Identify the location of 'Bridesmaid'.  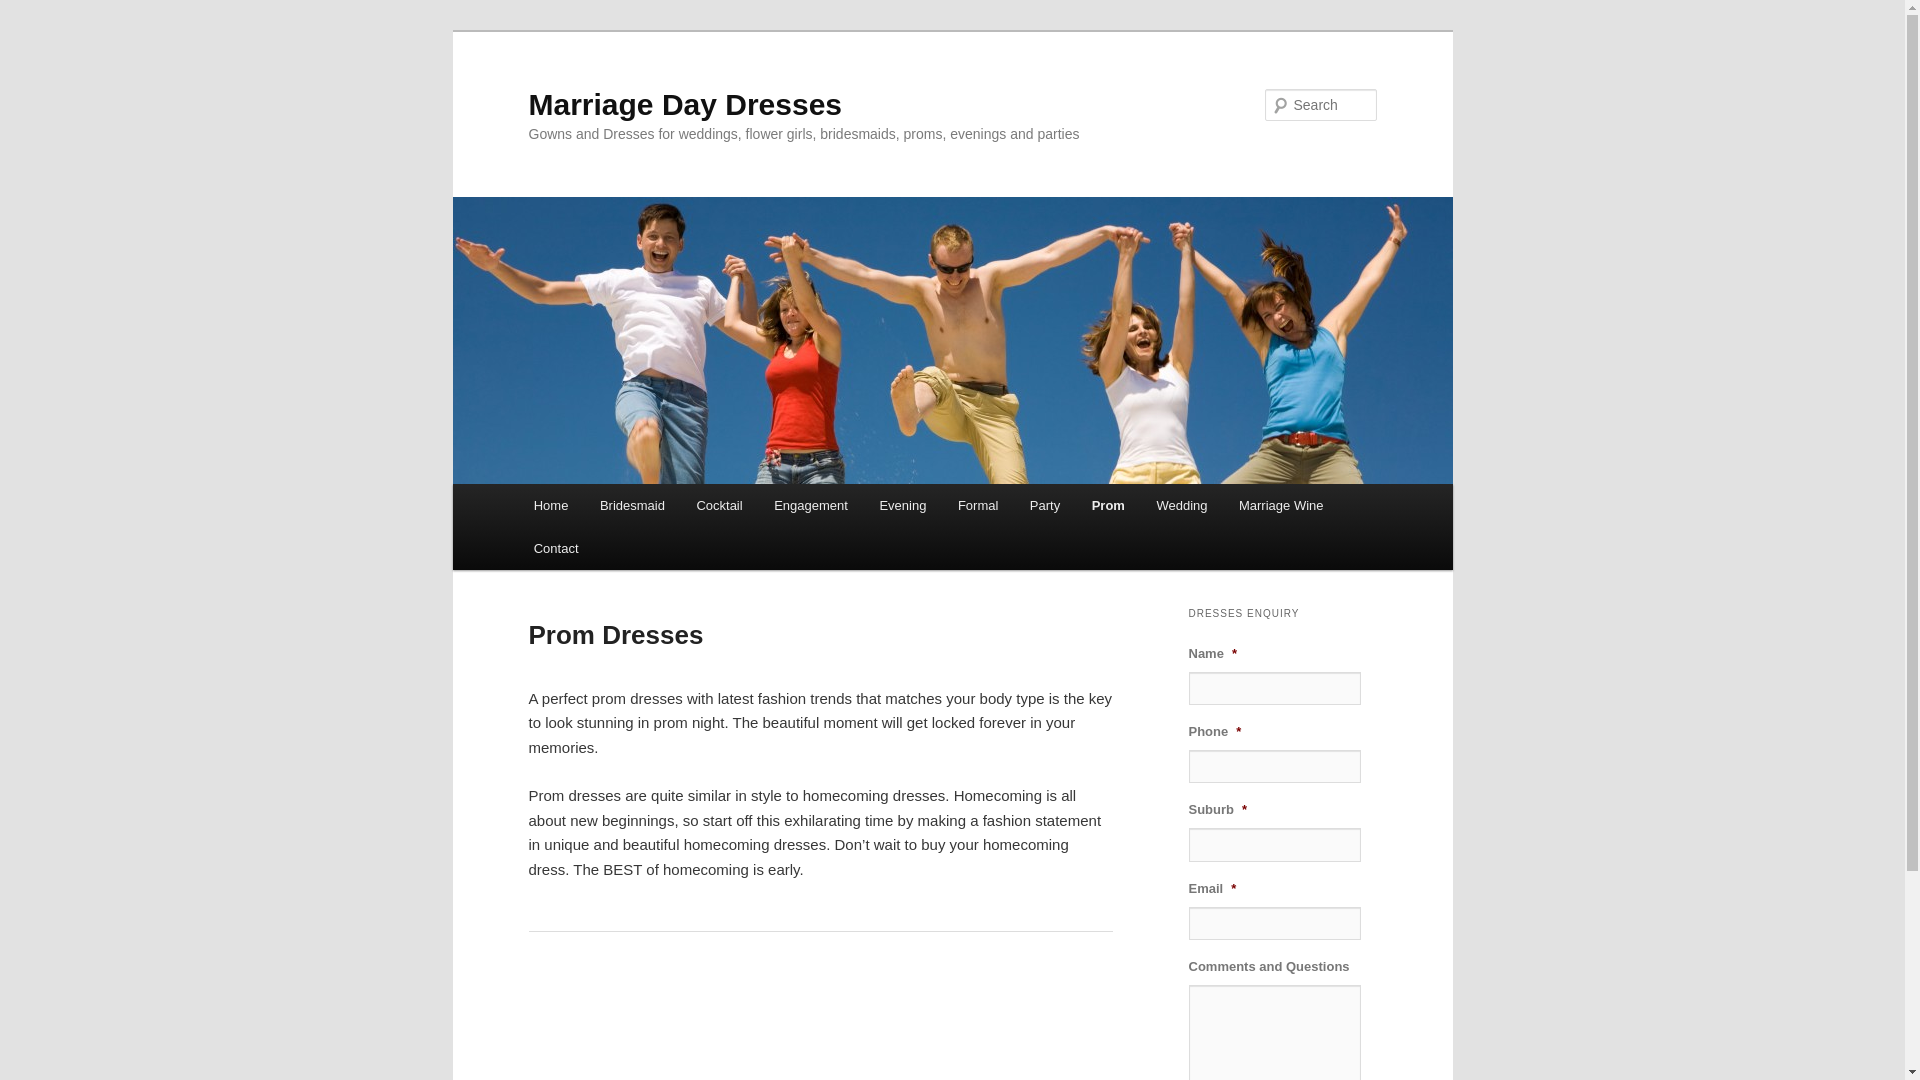
(583, 504).